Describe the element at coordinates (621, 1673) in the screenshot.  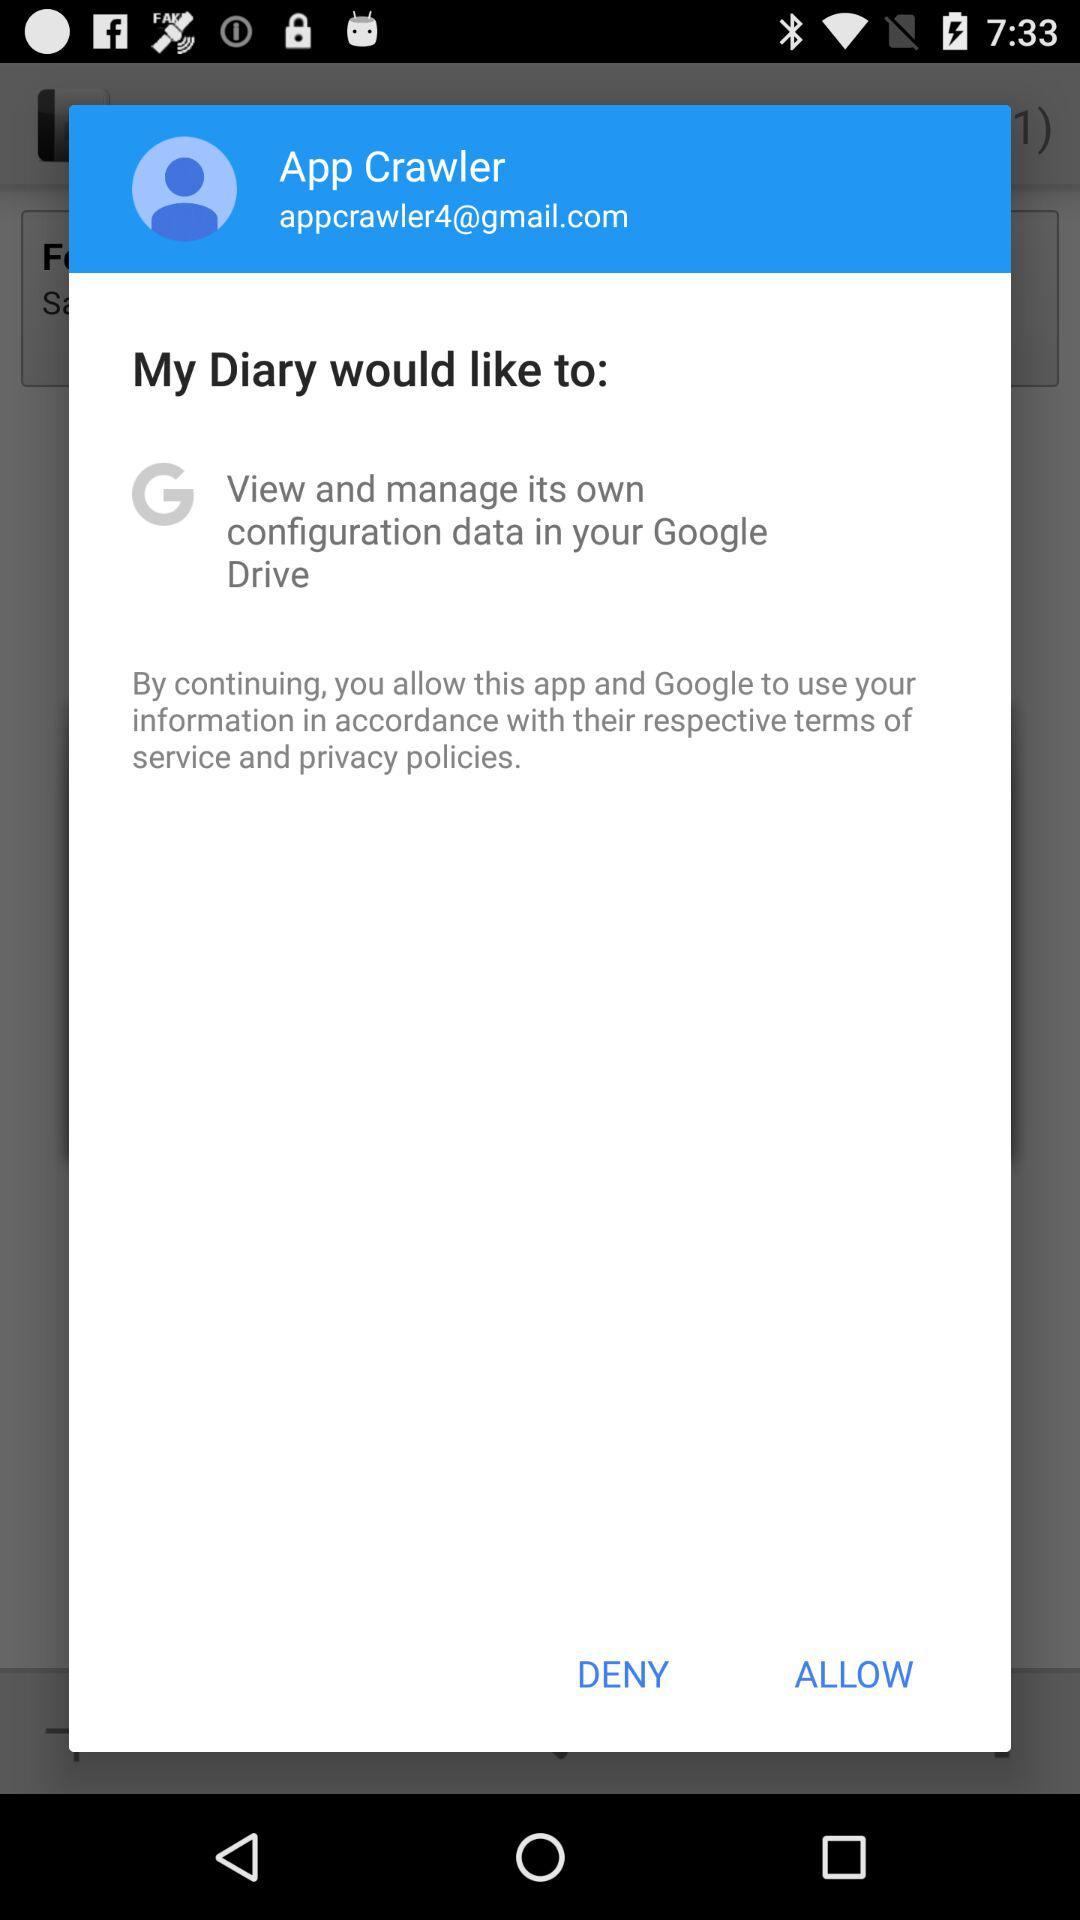
I see `the deny button` at that location.